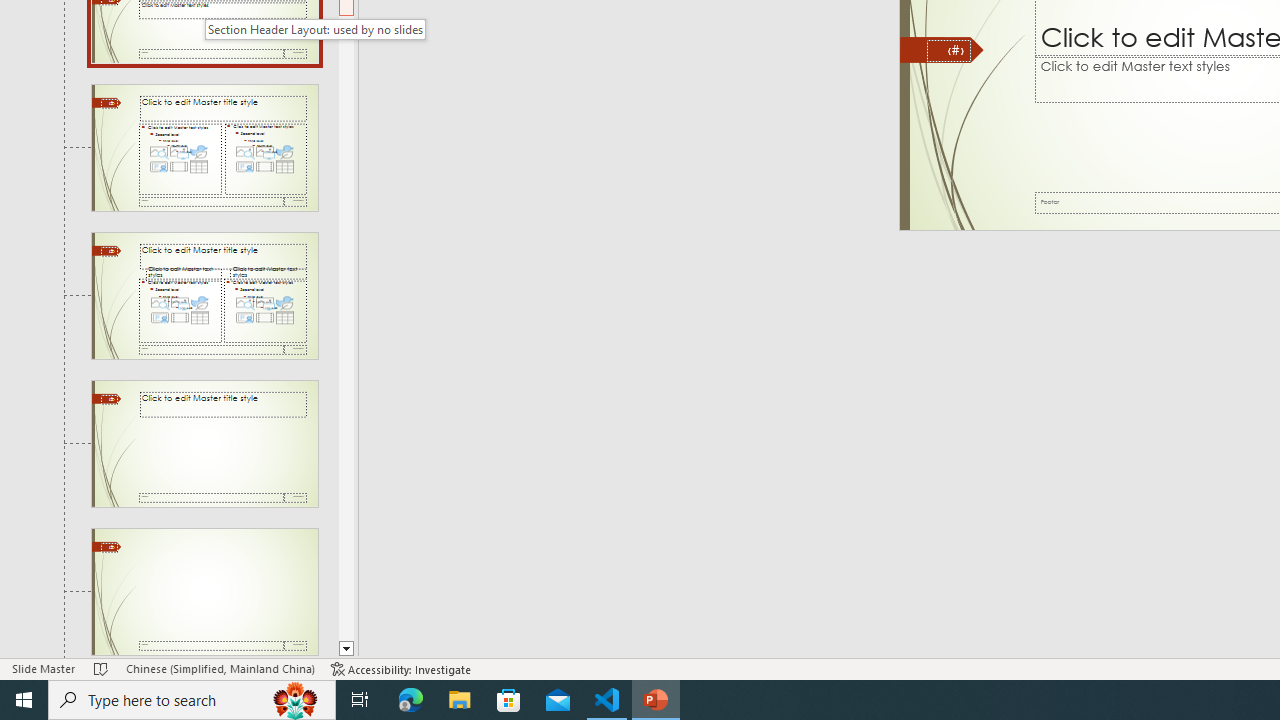 The image size is (1280, 720). I want to click on 'Freeform 11', so click(941, 49).